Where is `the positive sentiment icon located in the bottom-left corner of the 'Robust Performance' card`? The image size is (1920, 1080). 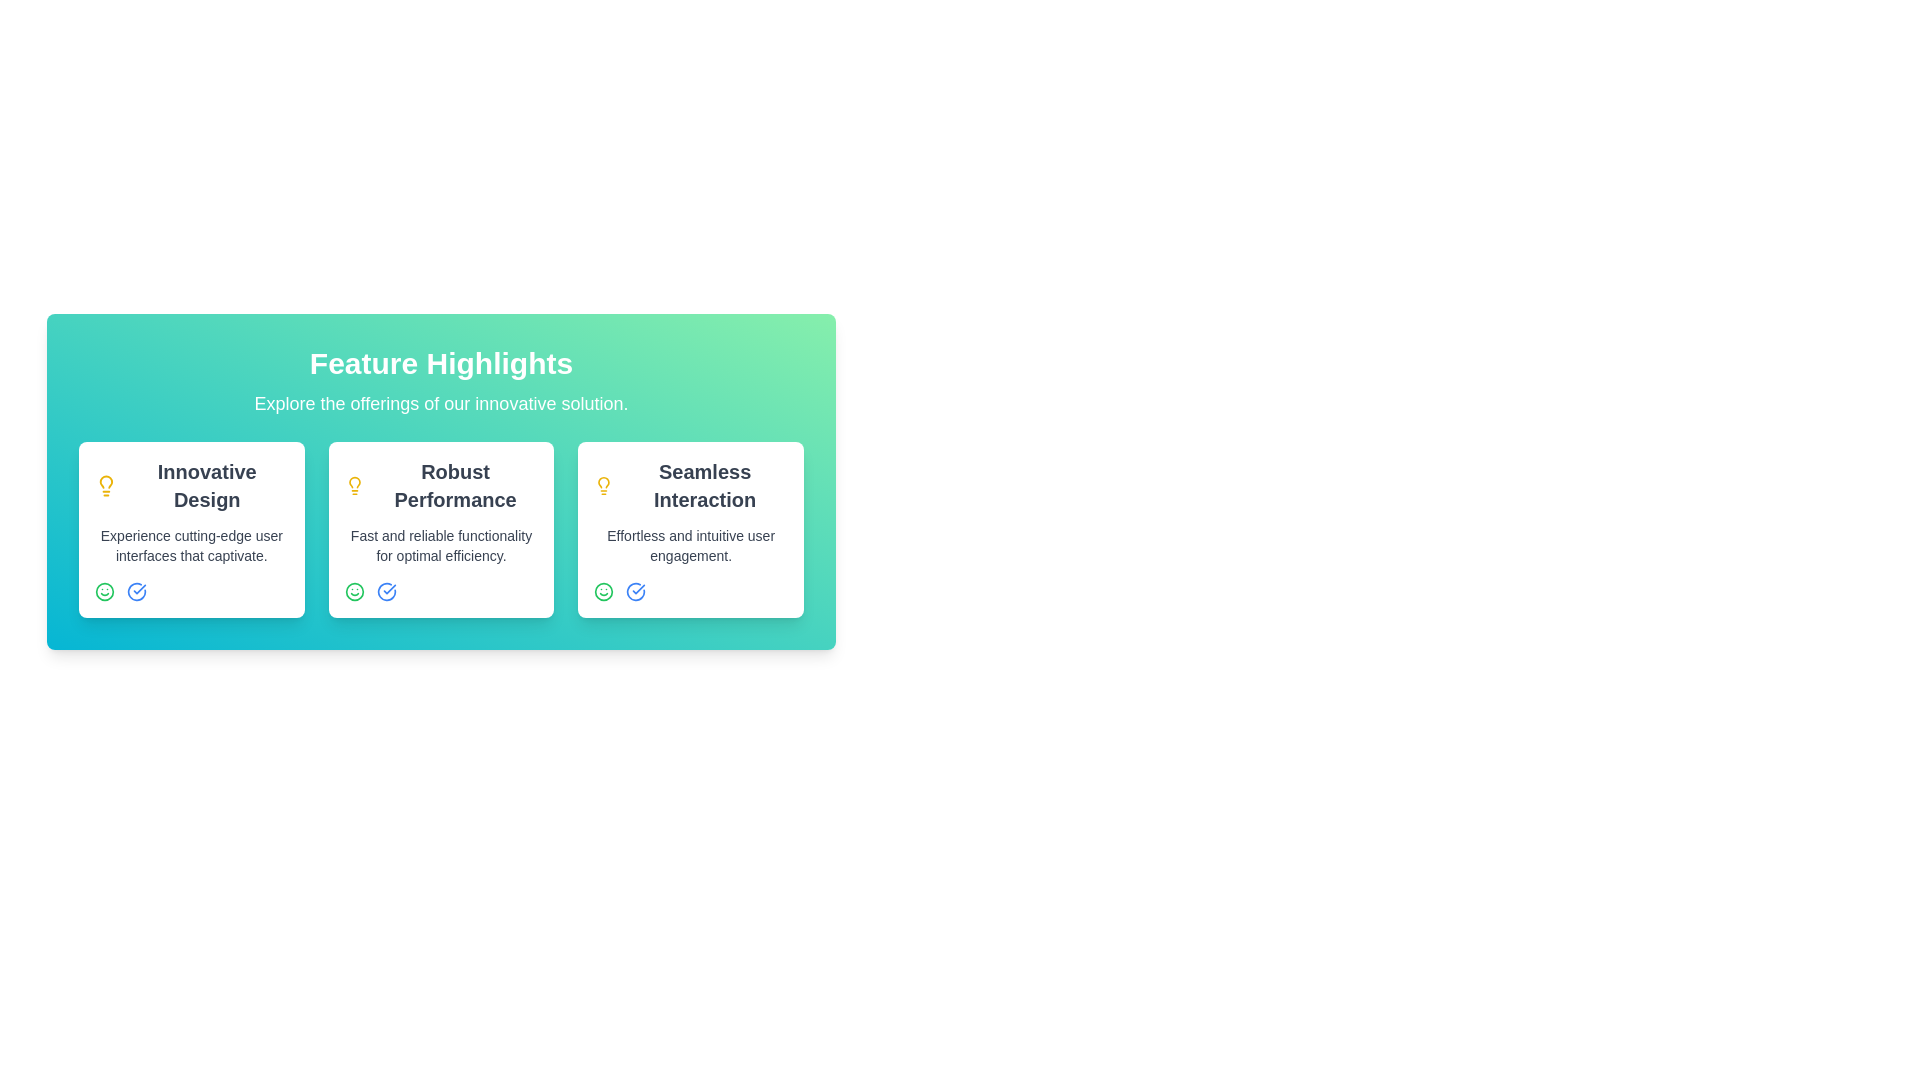
the positive sentiment icon located in the bottom-left corner of the 'Robust Performance' card is located at coordinates (354, 590).